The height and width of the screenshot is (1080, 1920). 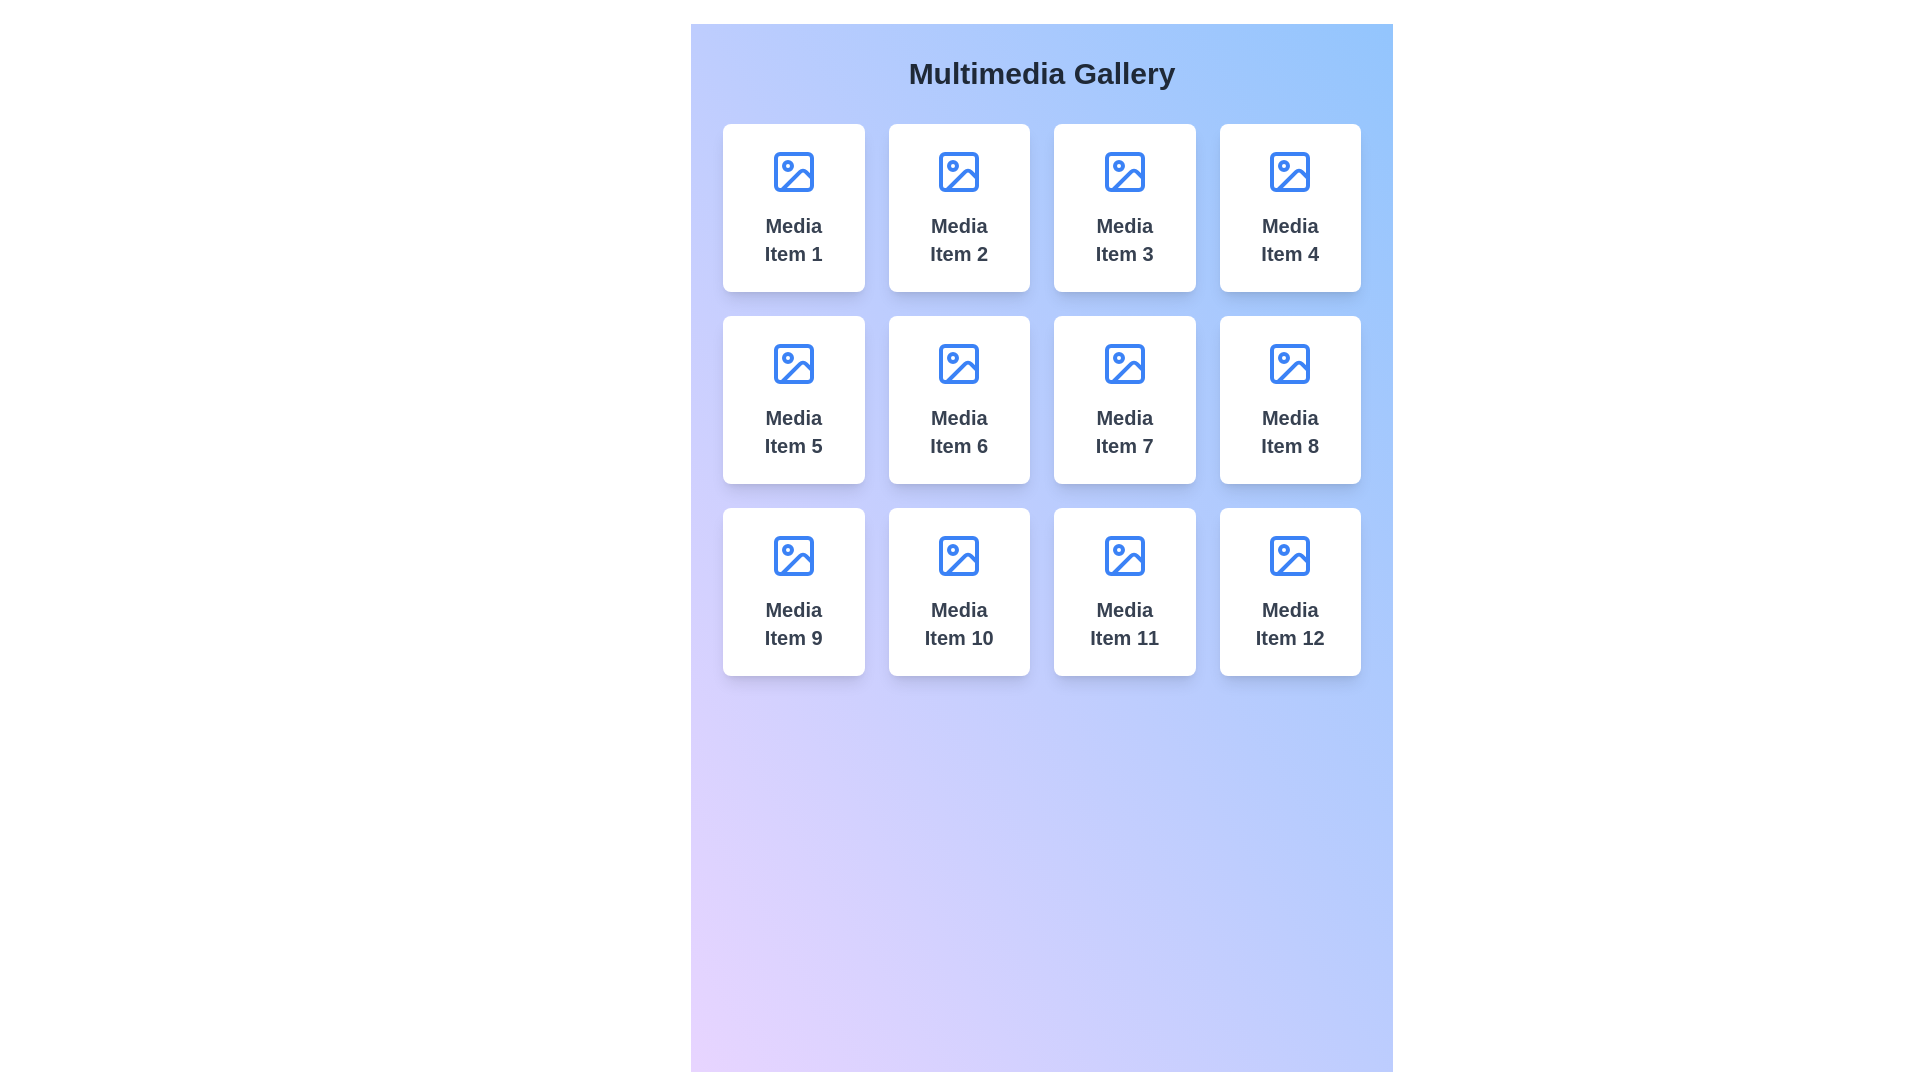 What do you see at coordinates (1290, 363) in the screenshot?
I see `the icon with a blue outline and circular element located at the top of 'Media Item 8' card, positioned in the third column, second row of the grid layout` at bounding box center [1290, 363].